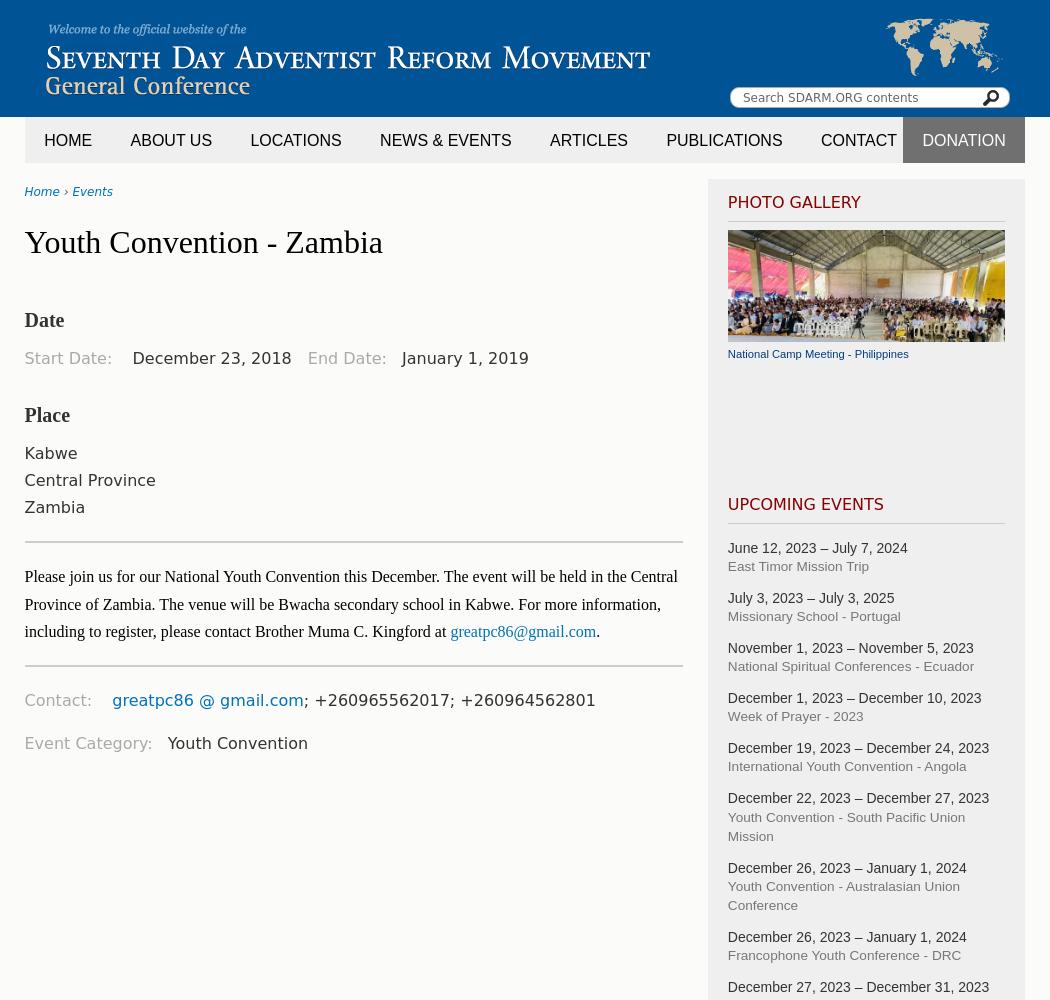 The height and width of the screenshot is (1000, 1050). I want to click on 'Campmeeting - Peru', so click(778, 425).